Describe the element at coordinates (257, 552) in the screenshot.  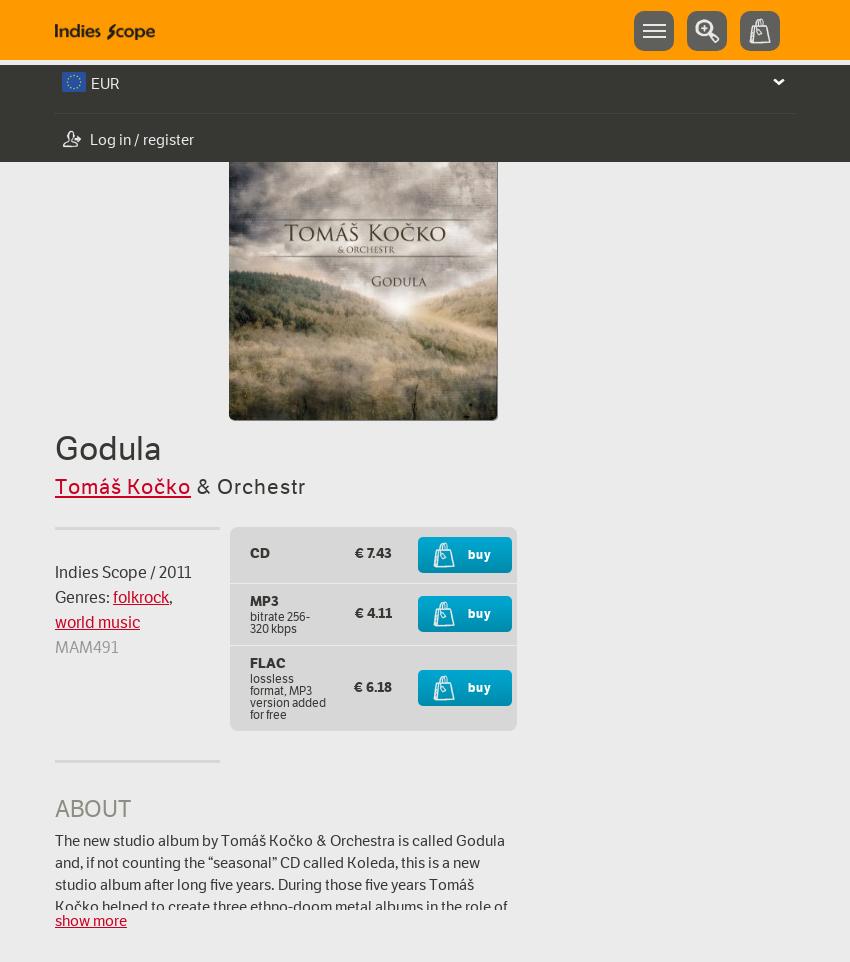
I see `'CD'` at that location.